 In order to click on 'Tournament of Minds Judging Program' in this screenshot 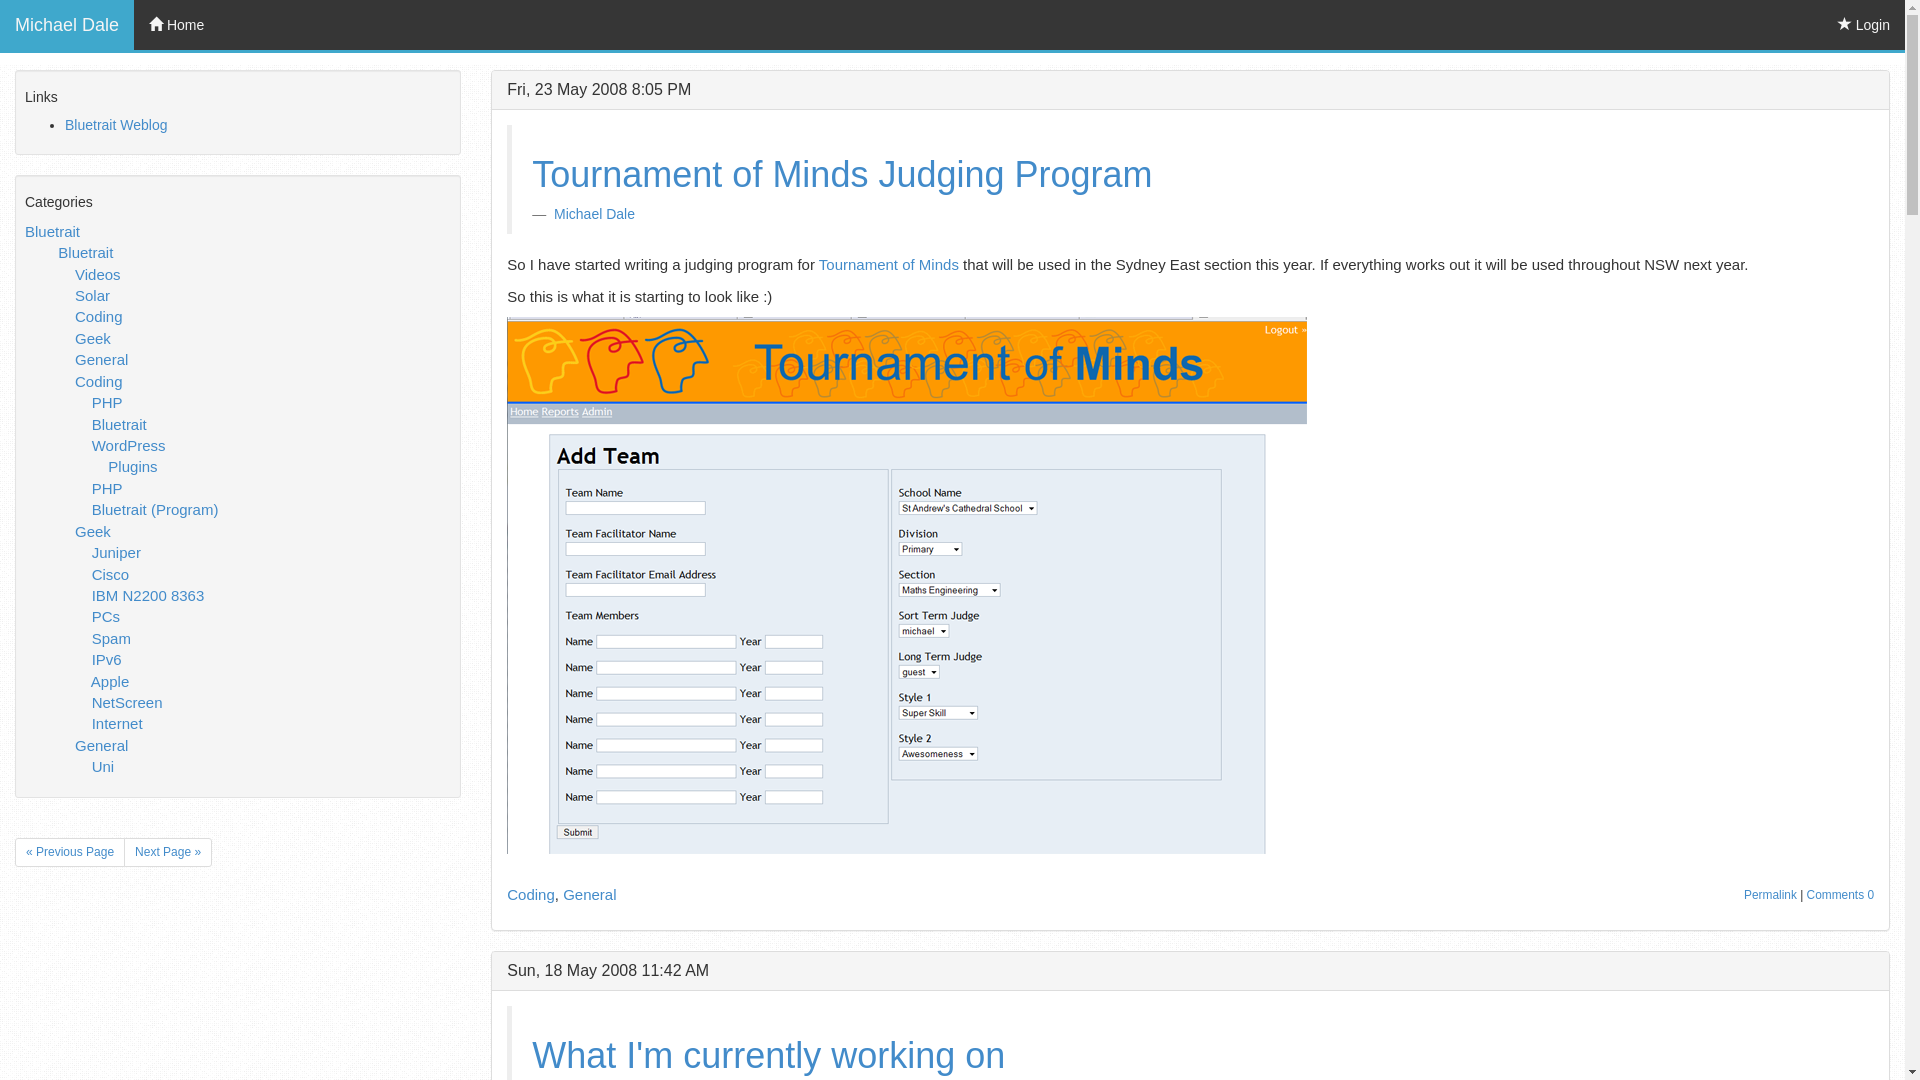, I will do `click(841, 173)`.